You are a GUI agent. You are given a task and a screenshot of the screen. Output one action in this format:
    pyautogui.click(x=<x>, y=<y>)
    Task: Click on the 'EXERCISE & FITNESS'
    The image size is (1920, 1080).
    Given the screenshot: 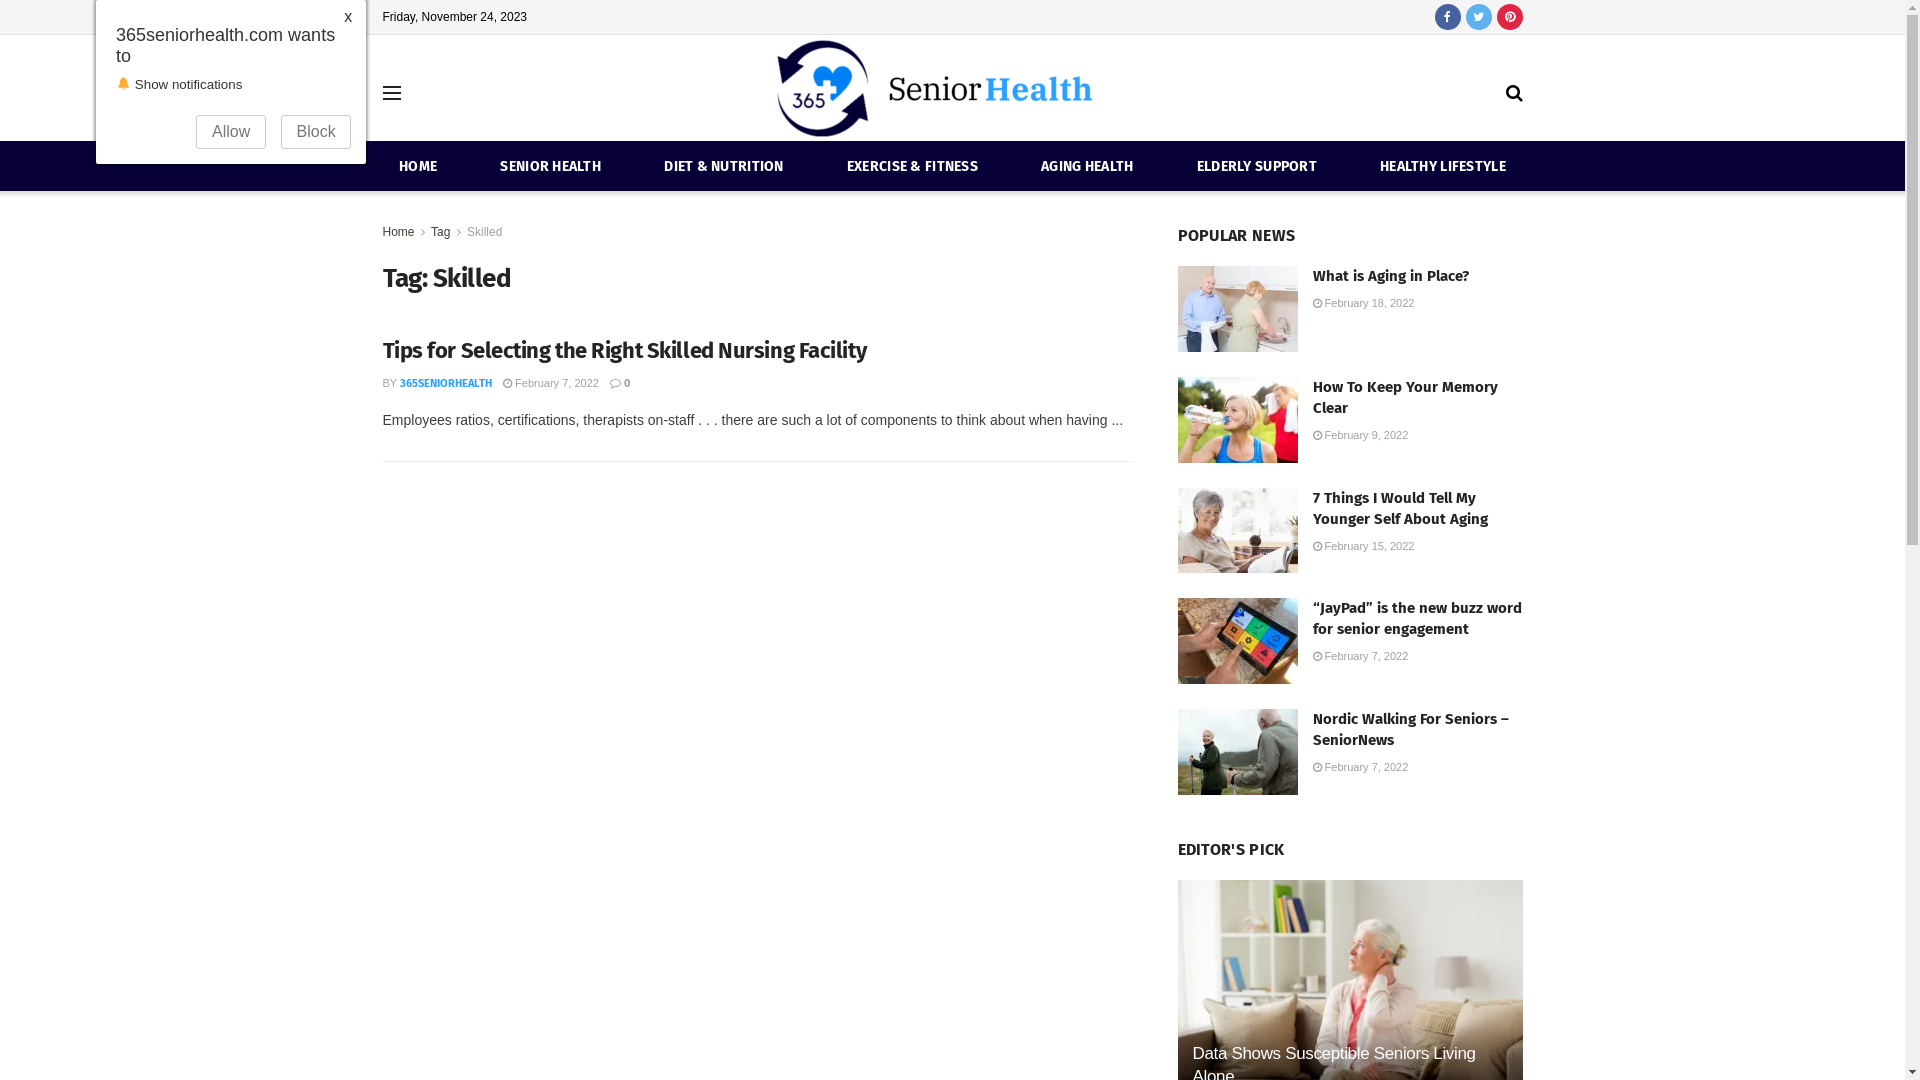 What is the action you would take?
    pyautogui.click(x=911, y=165)
    